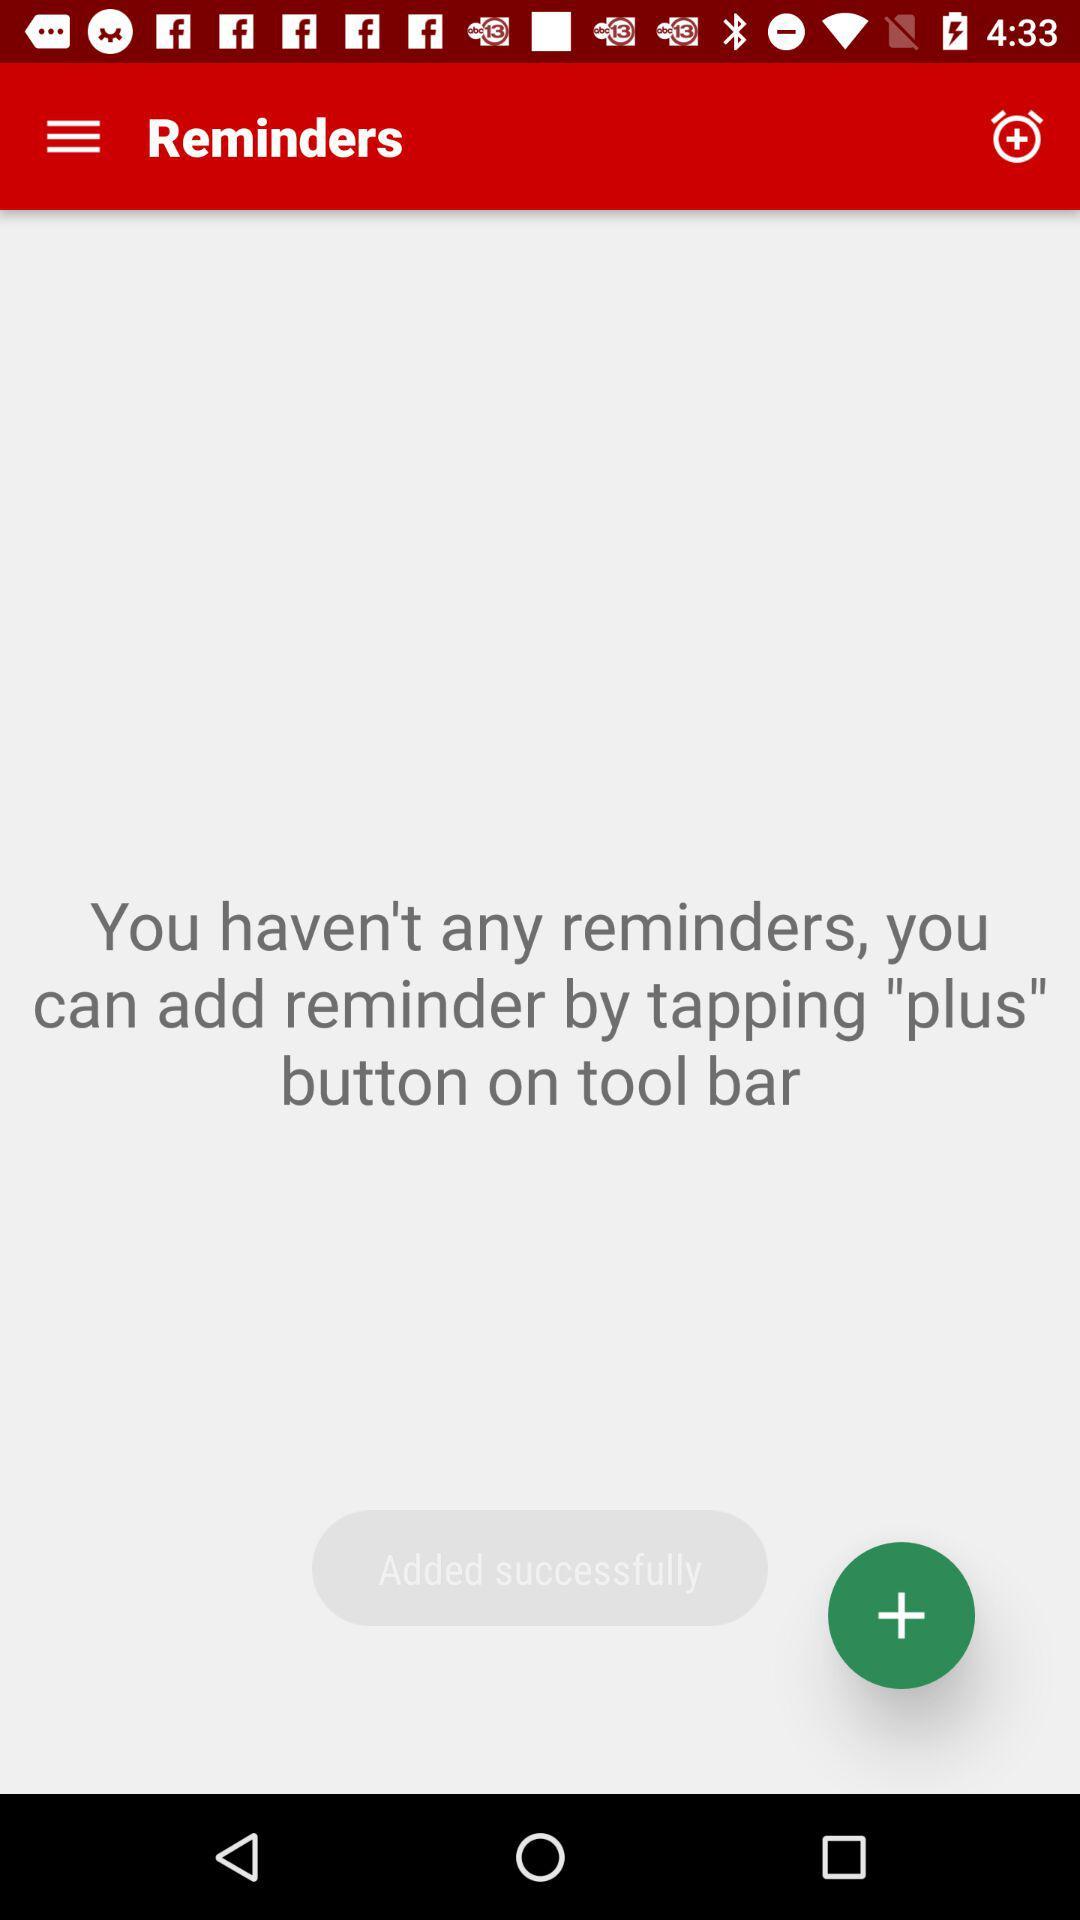 The height and width of the screenshot is (1920, 1080). What do you see at coordinates (72, 135) in the screenshot?
I see `item next to the reminders icon` at bounding box center [72, 135].